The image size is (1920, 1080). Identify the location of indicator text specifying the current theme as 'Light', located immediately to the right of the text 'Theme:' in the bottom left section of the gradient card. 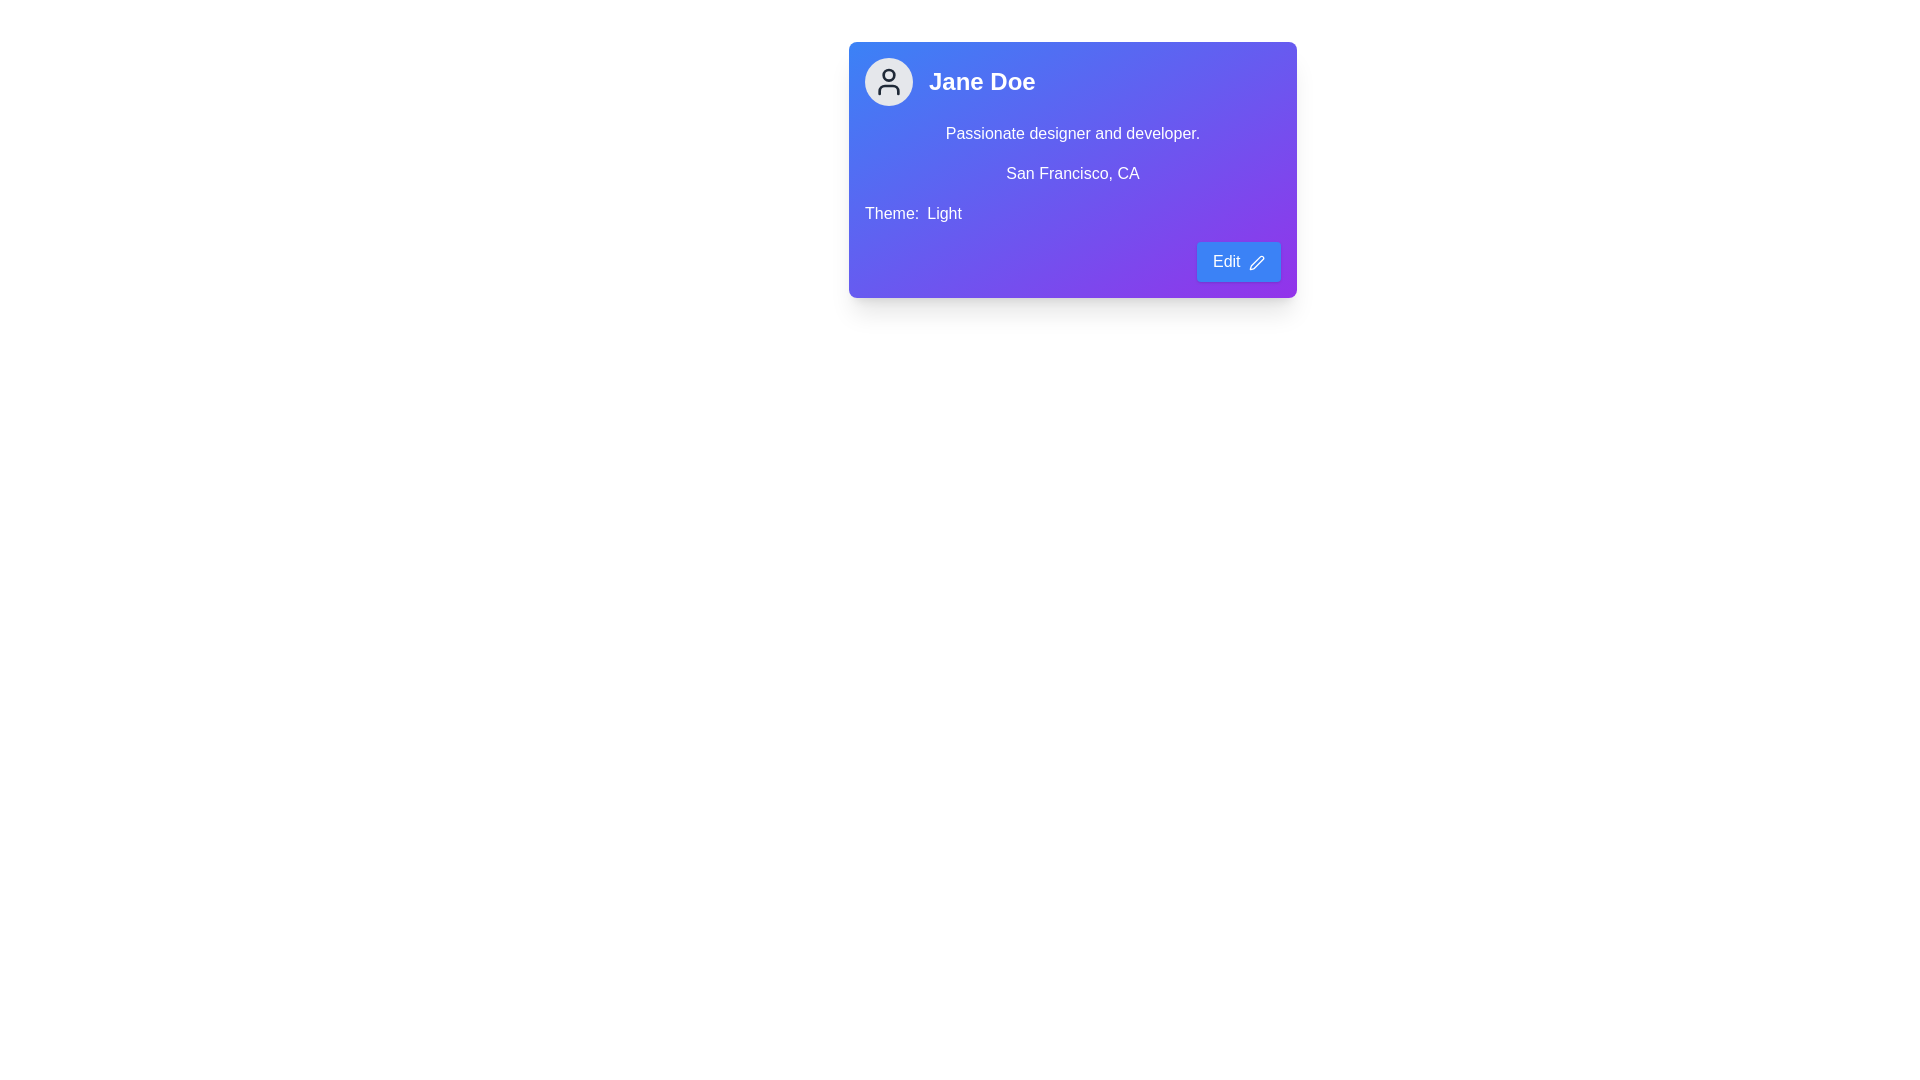
(943, 213).